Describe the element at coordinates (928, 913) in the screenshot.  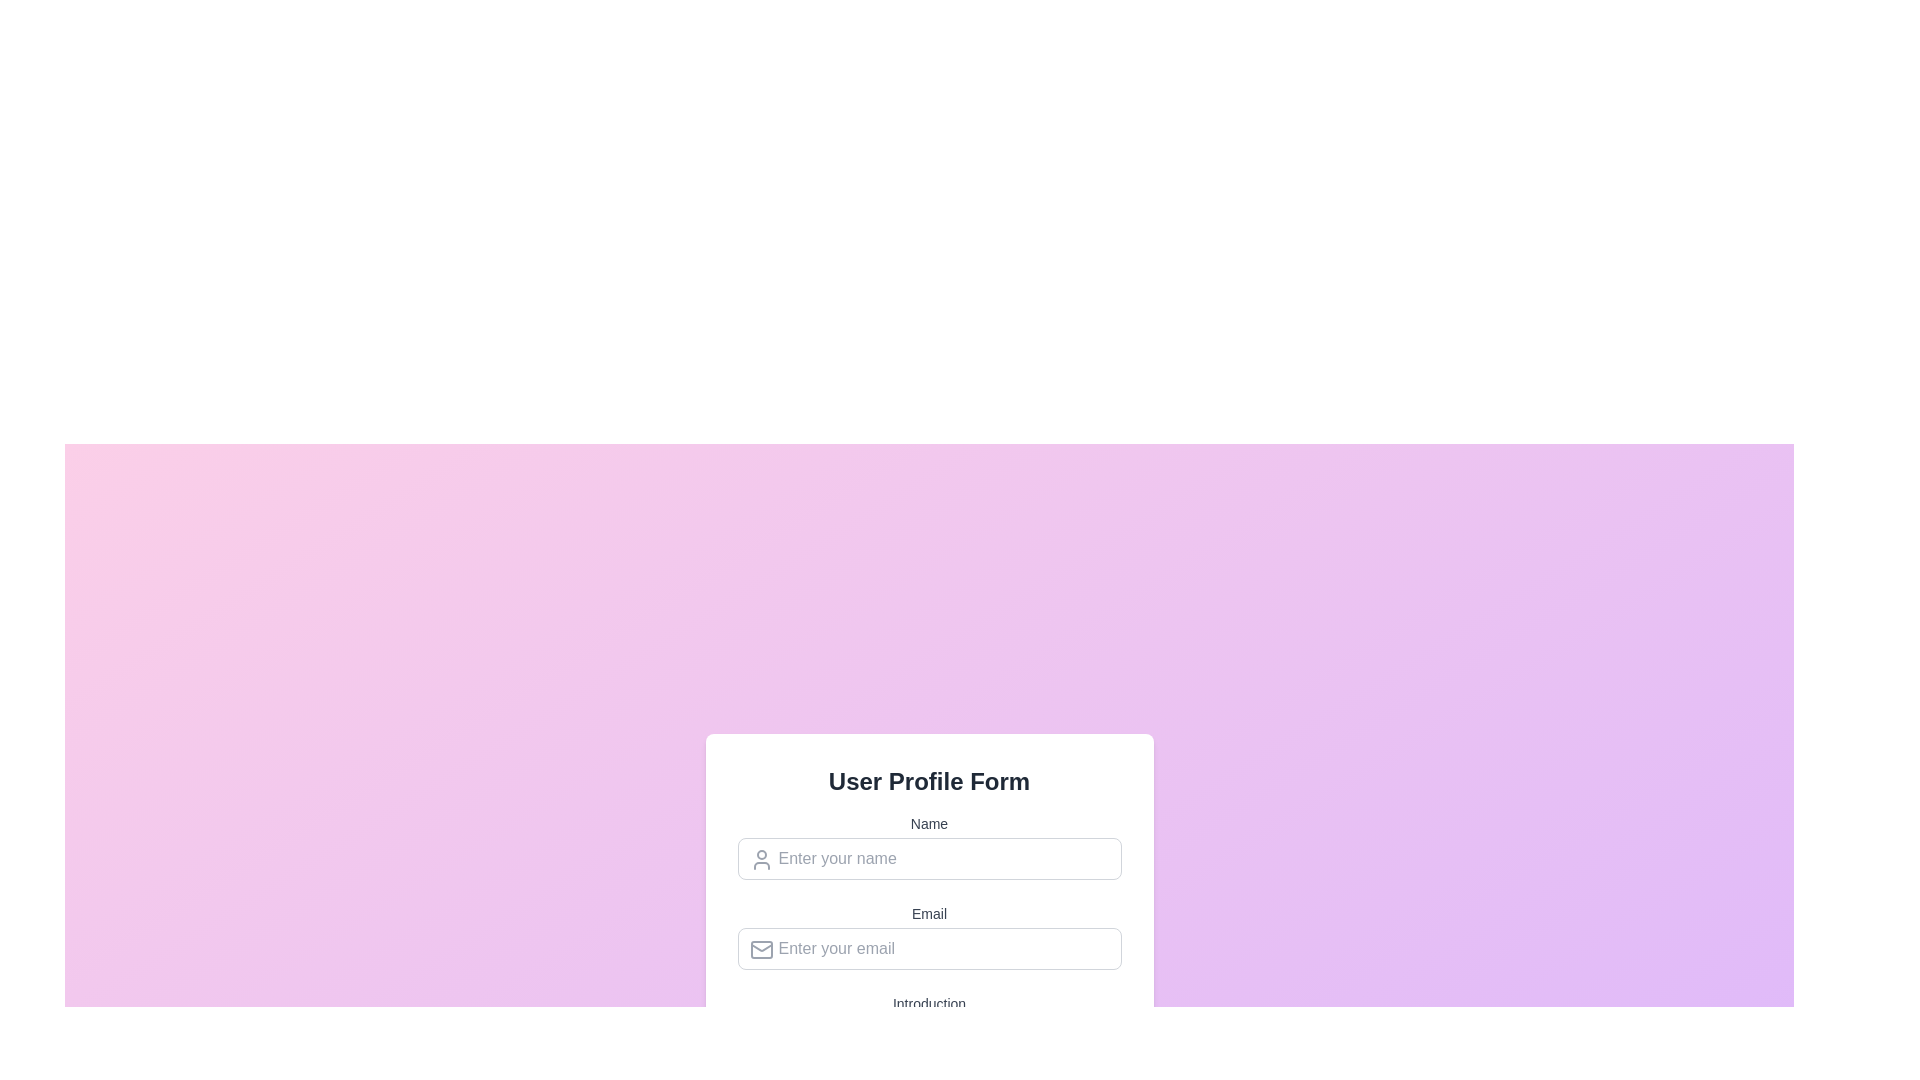
I see `the static label text for the email input field` at that location.